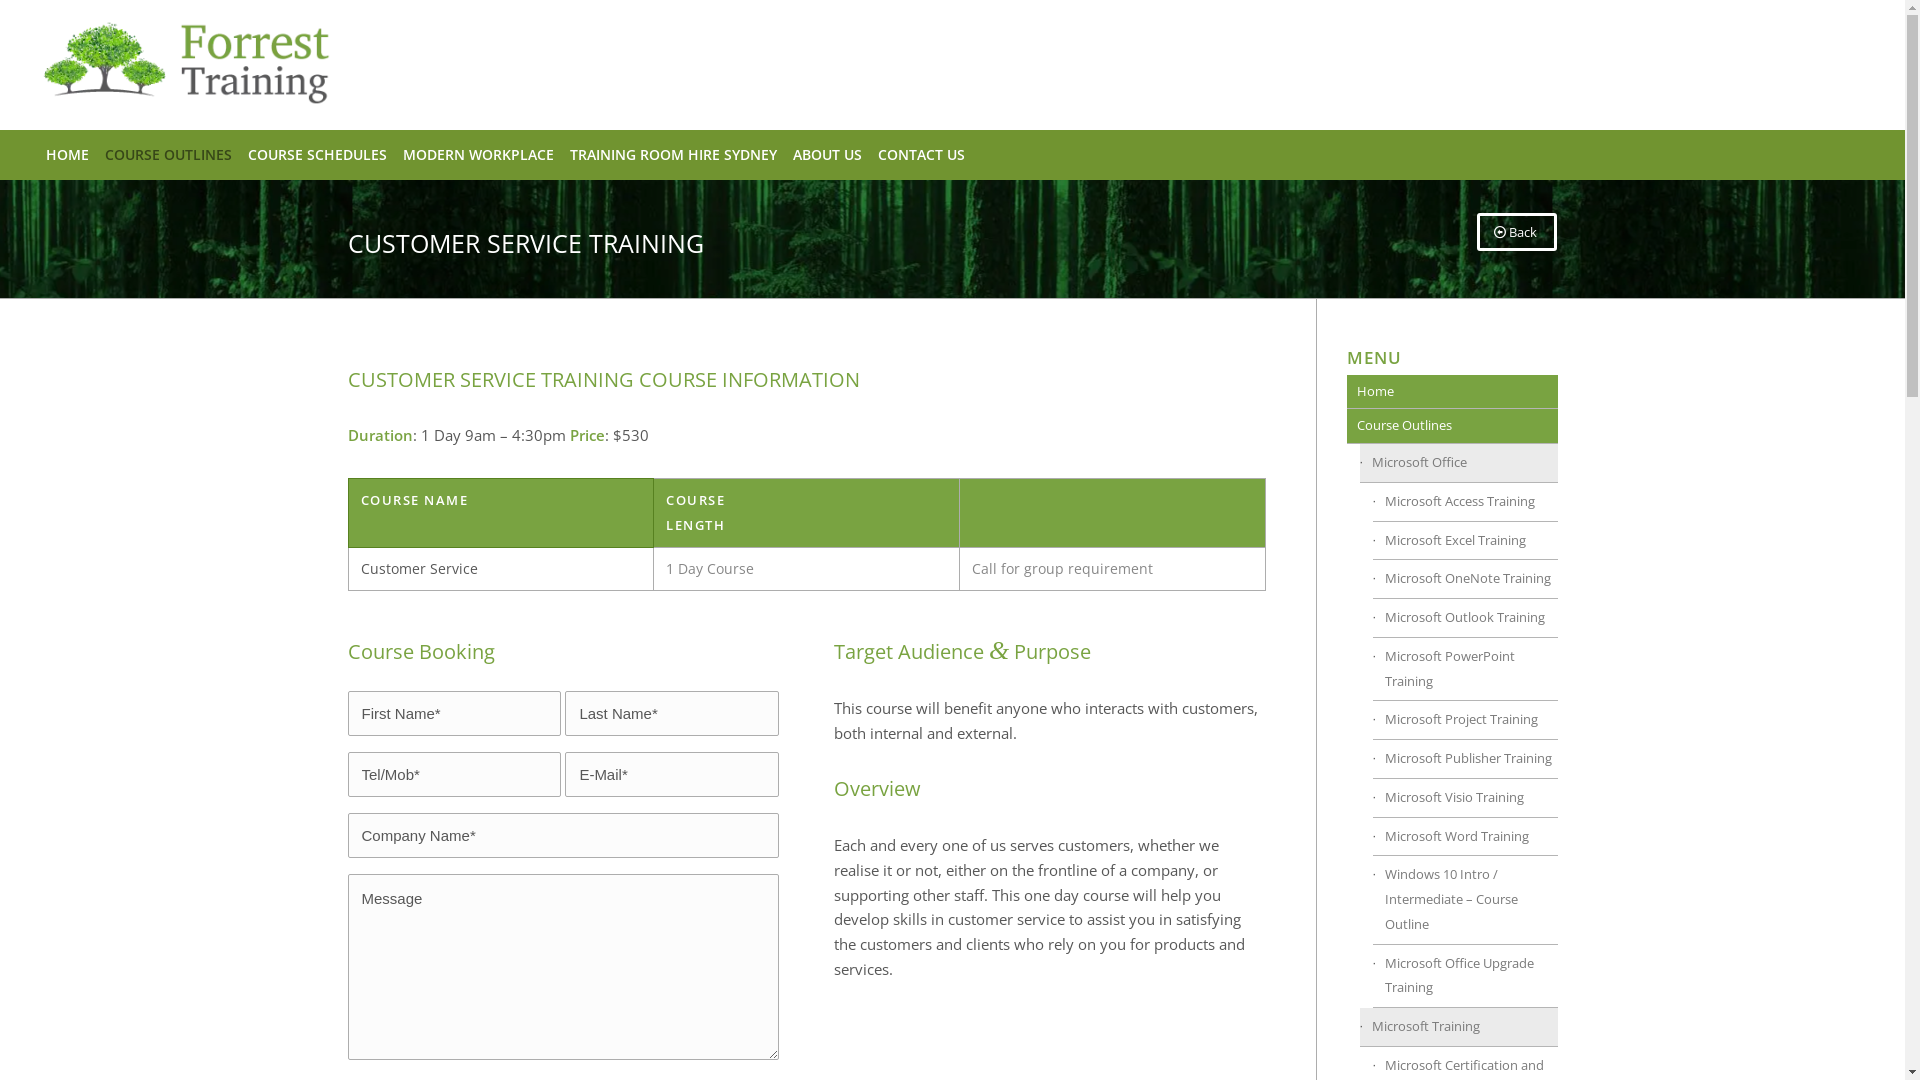  What do you see at coordinates (1464, 797) in the screenshot?
I see `'Microsoft Visio Training'` at bounding box center [1464, 797].